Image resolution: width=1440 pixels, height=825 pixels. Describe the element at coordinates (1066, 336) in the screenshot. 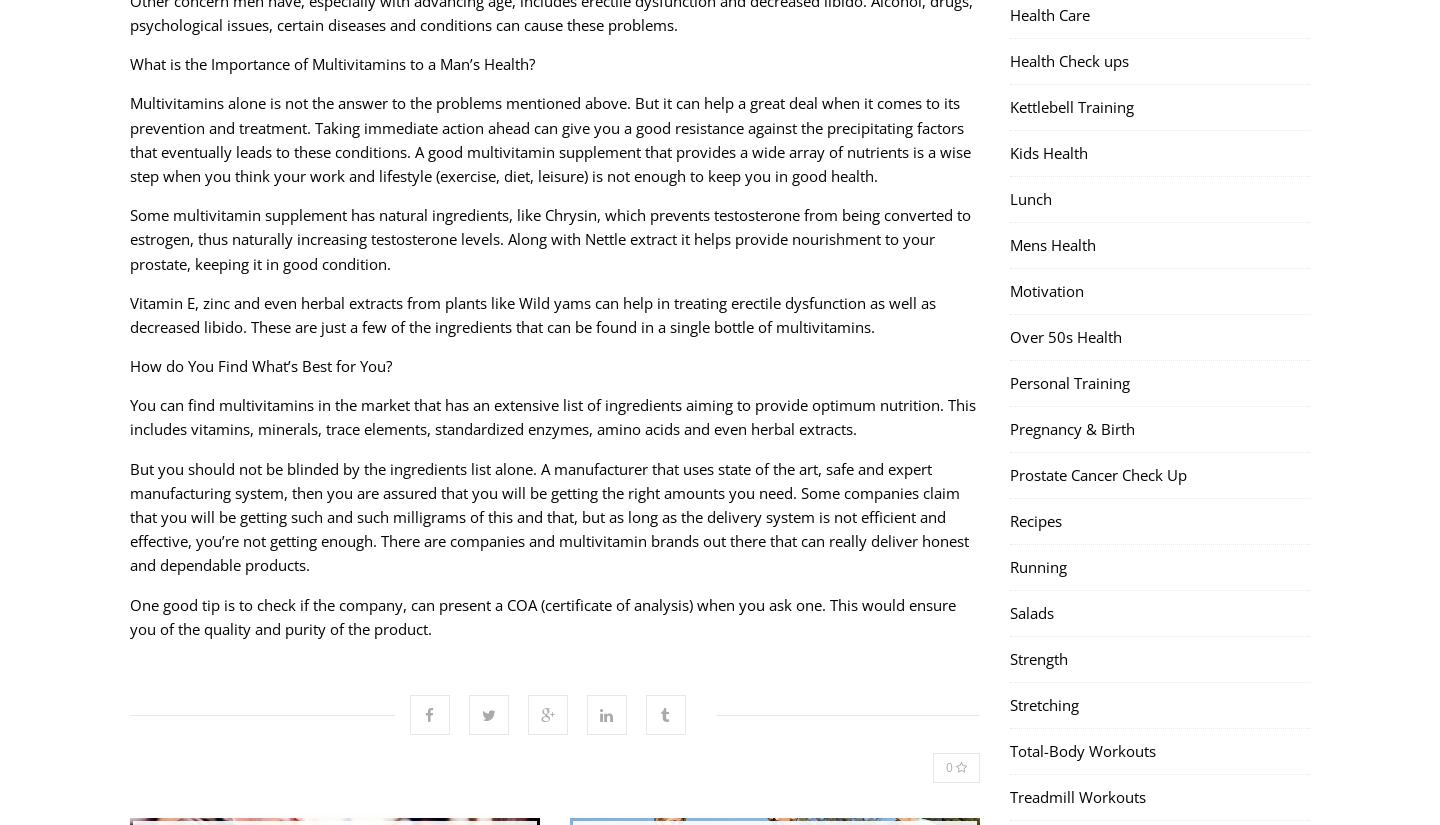

I see `'Over 50s Health'` at that location.